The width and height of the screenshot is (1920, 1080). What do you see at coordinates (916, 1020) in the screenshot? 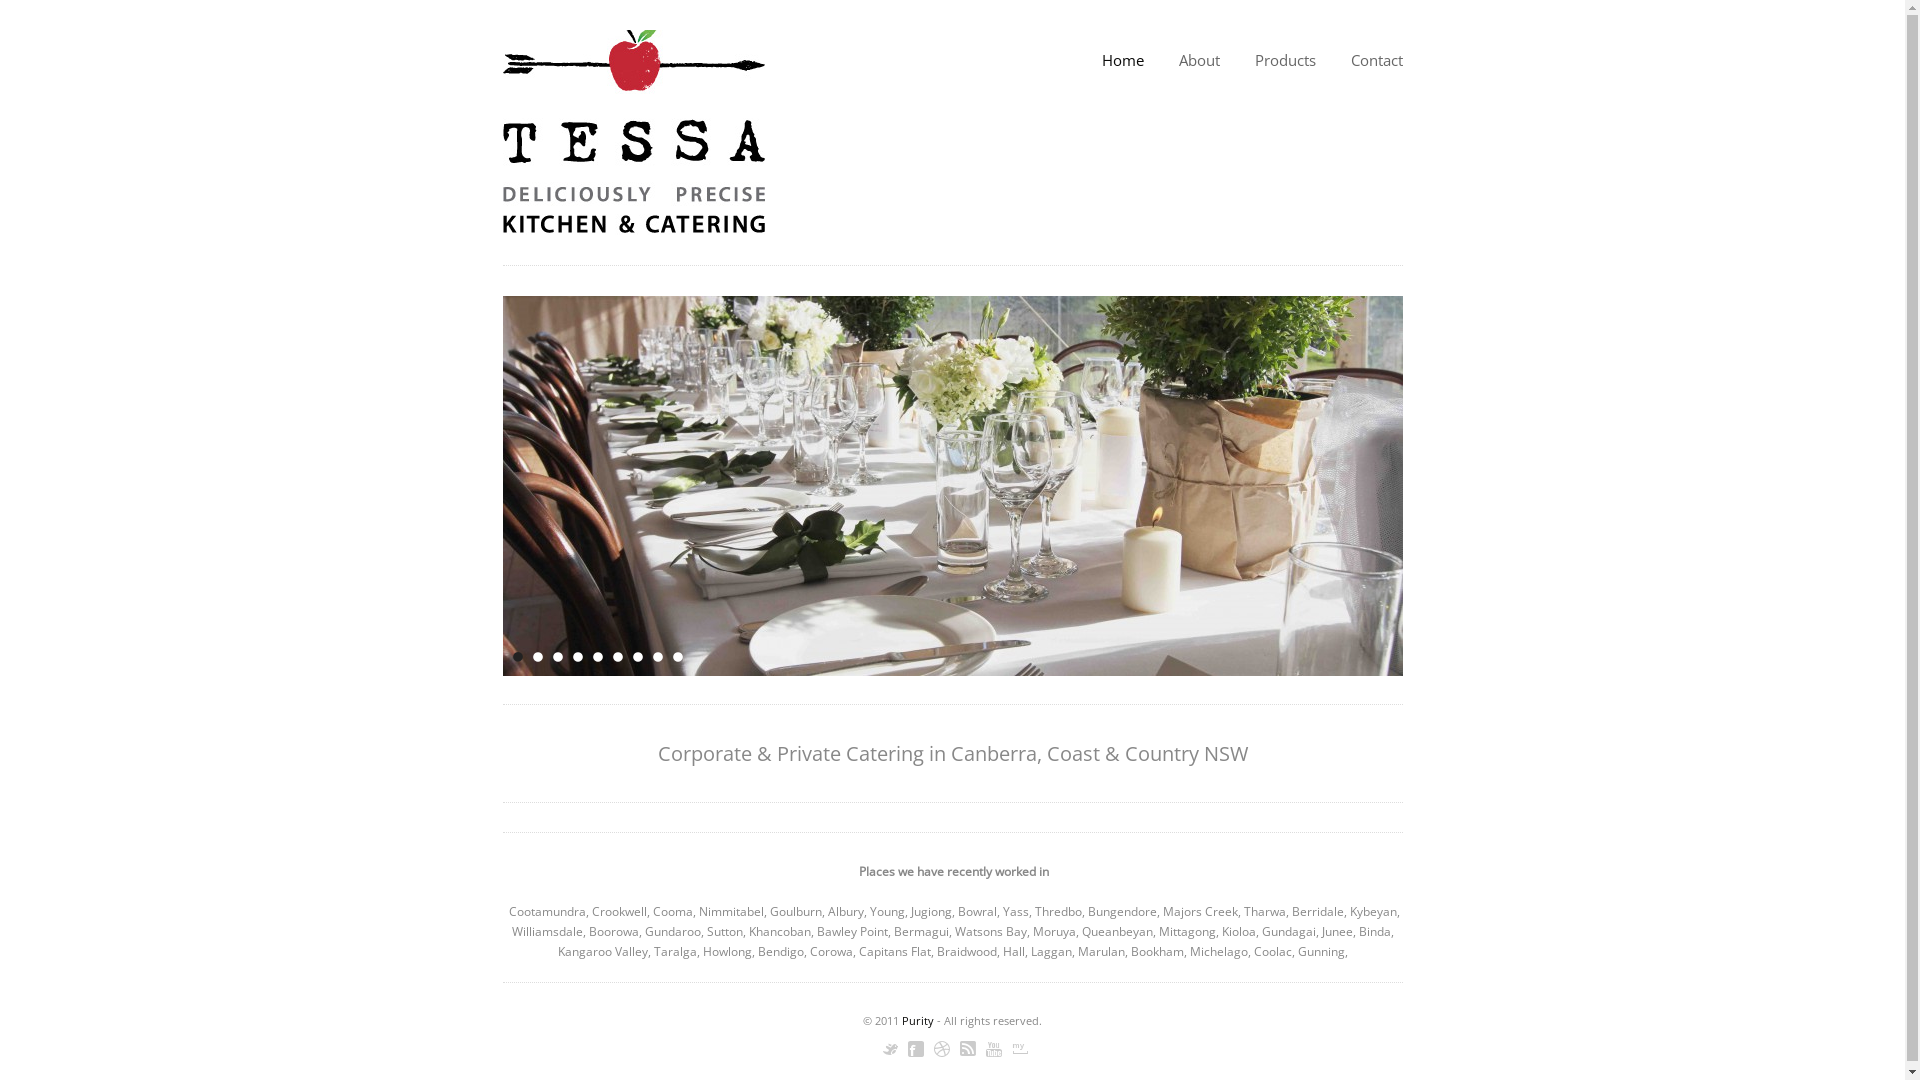
I see `'Purity'` at bounding box center [916, 1020].